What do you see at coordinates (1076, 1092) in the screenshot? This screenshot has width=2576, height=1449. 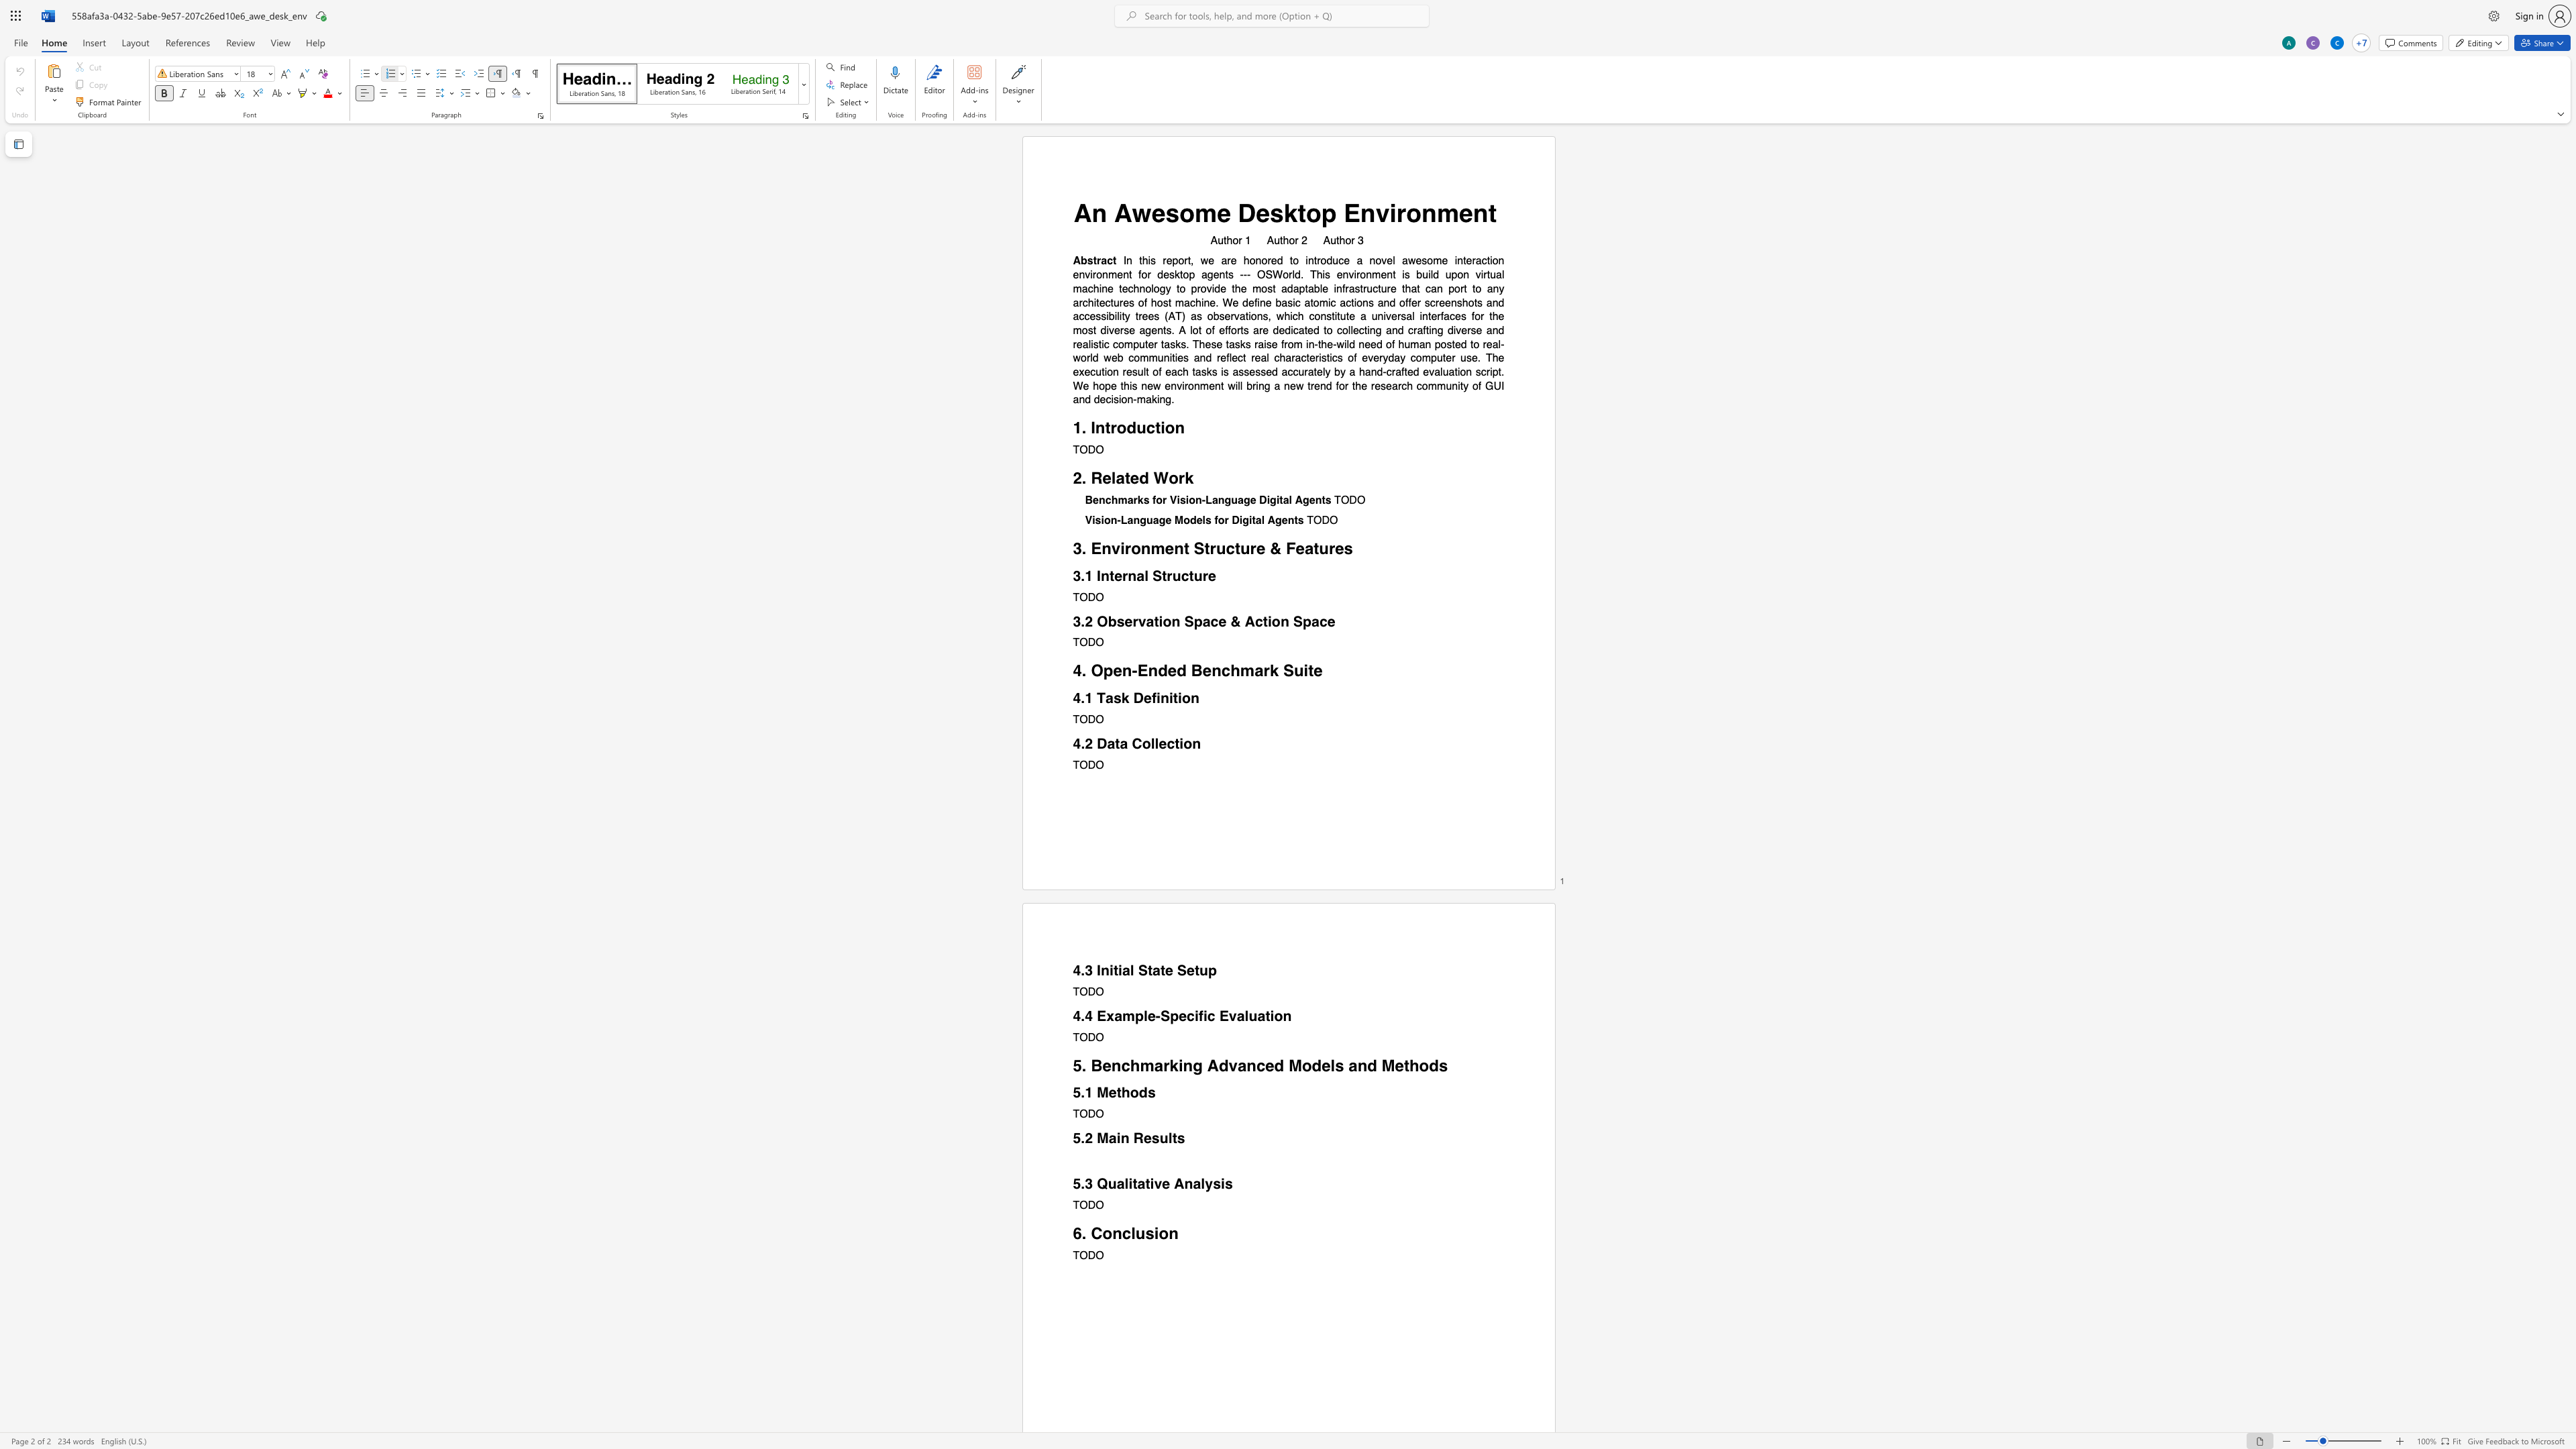 I see `the 1th character "5" in the text` at bounding box center [1076, 1092].